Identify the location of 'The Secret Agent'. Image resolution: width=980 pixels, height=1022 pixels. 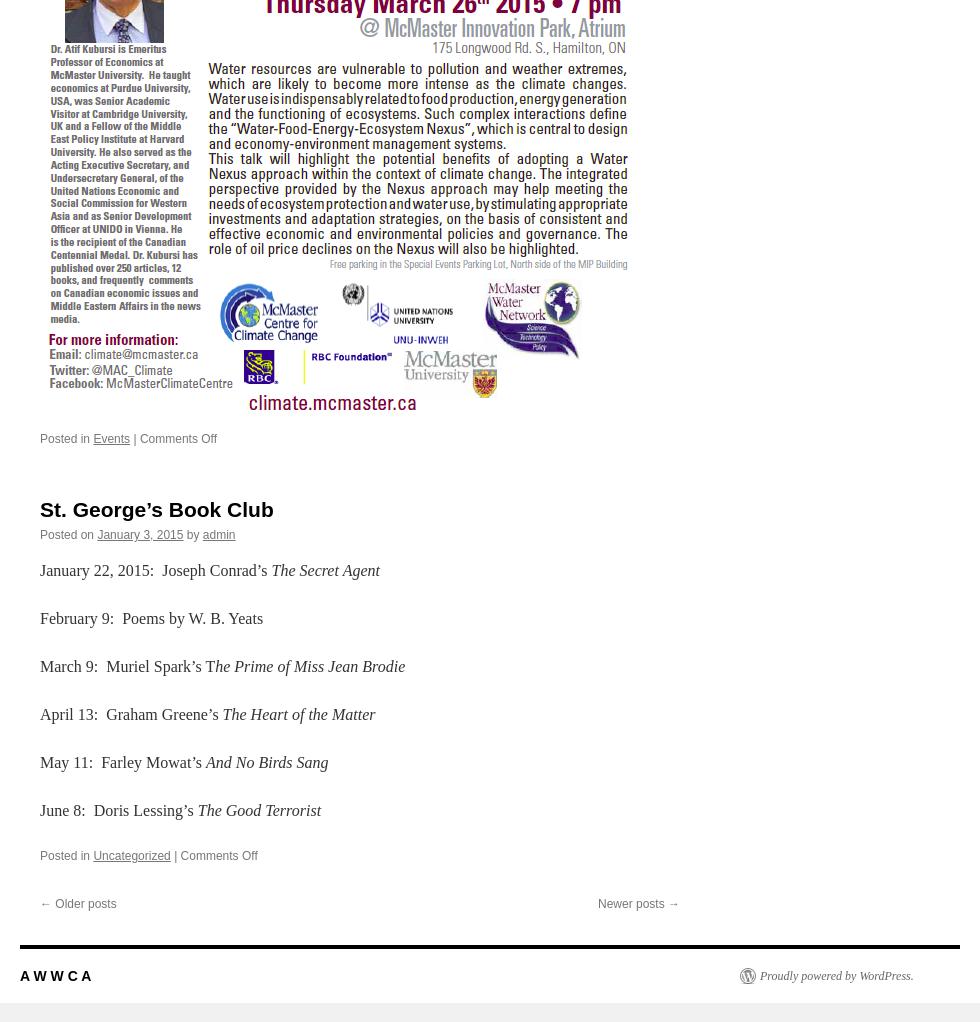
(324, 569).